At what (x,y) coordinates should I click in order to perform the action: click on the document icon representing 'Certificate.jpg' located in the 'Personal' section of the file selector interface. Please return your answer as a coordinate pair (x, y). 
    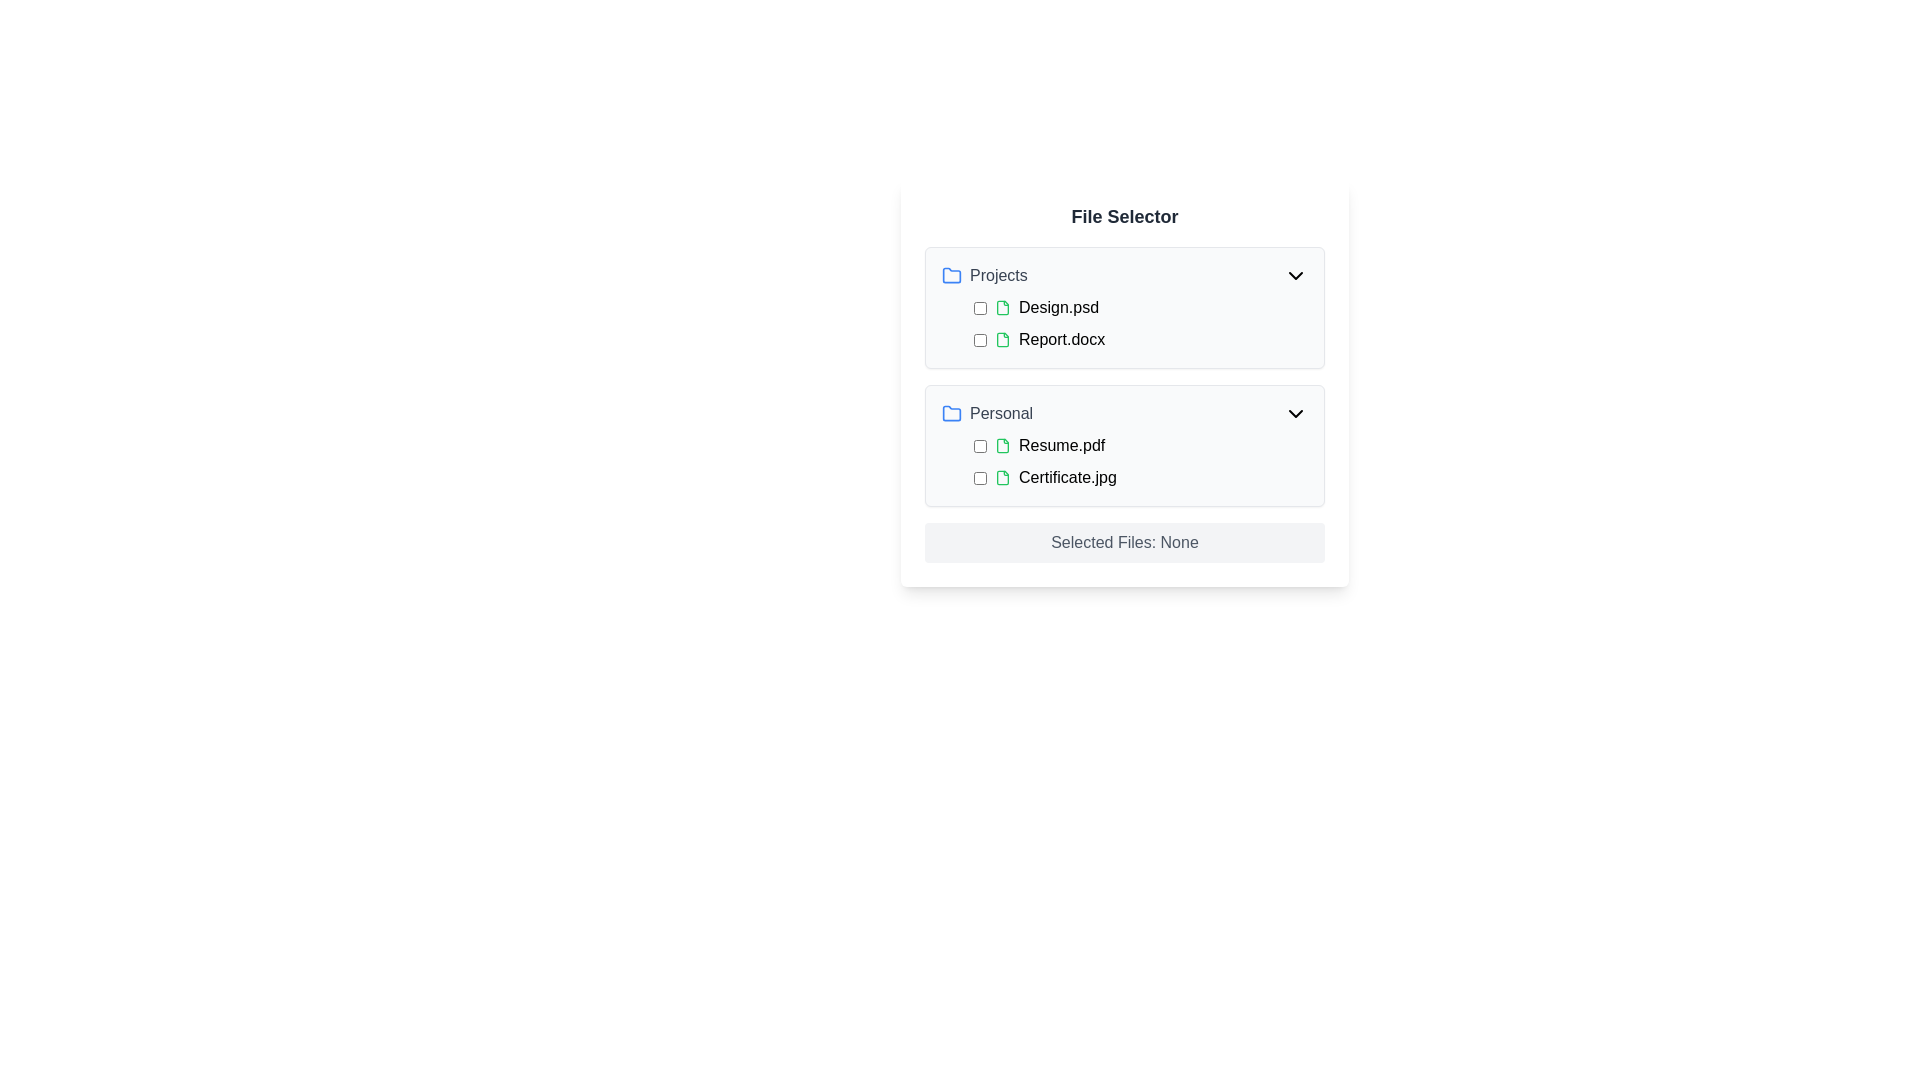
    Looking at the image, I should click on (1003, 478).